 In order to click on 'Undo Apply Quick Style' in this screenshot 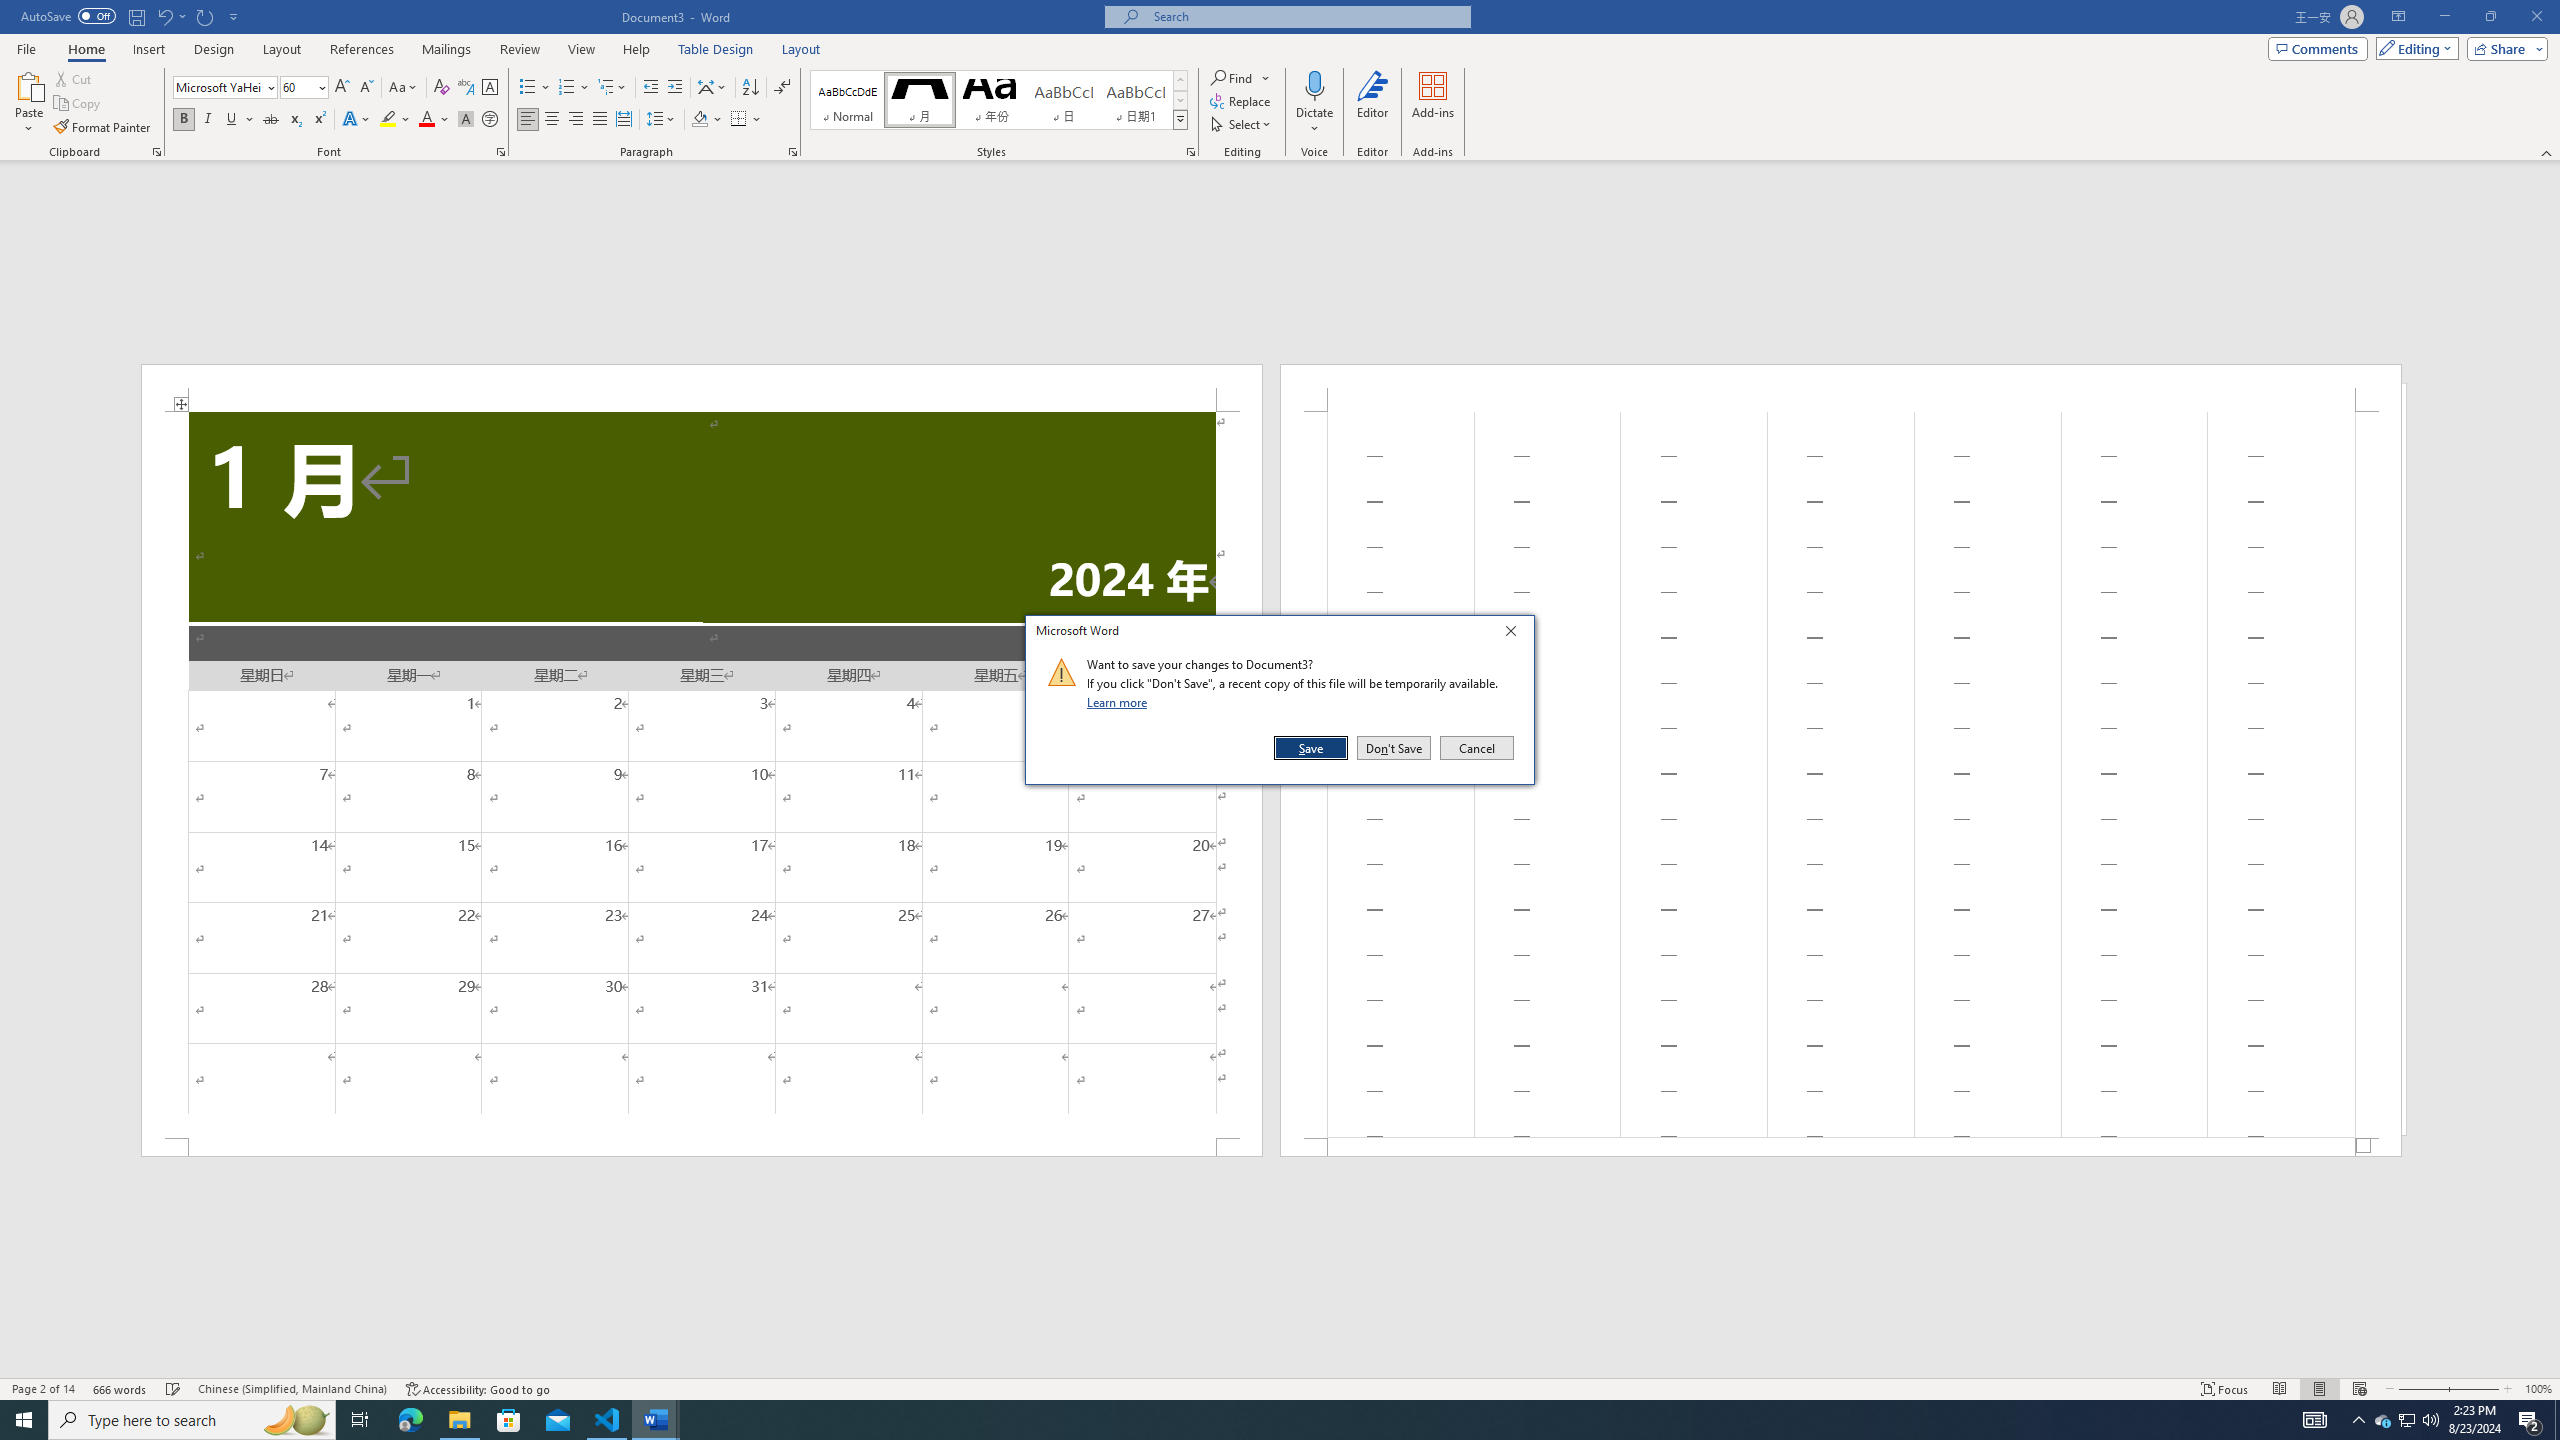, I will do `click(170, 15)`.